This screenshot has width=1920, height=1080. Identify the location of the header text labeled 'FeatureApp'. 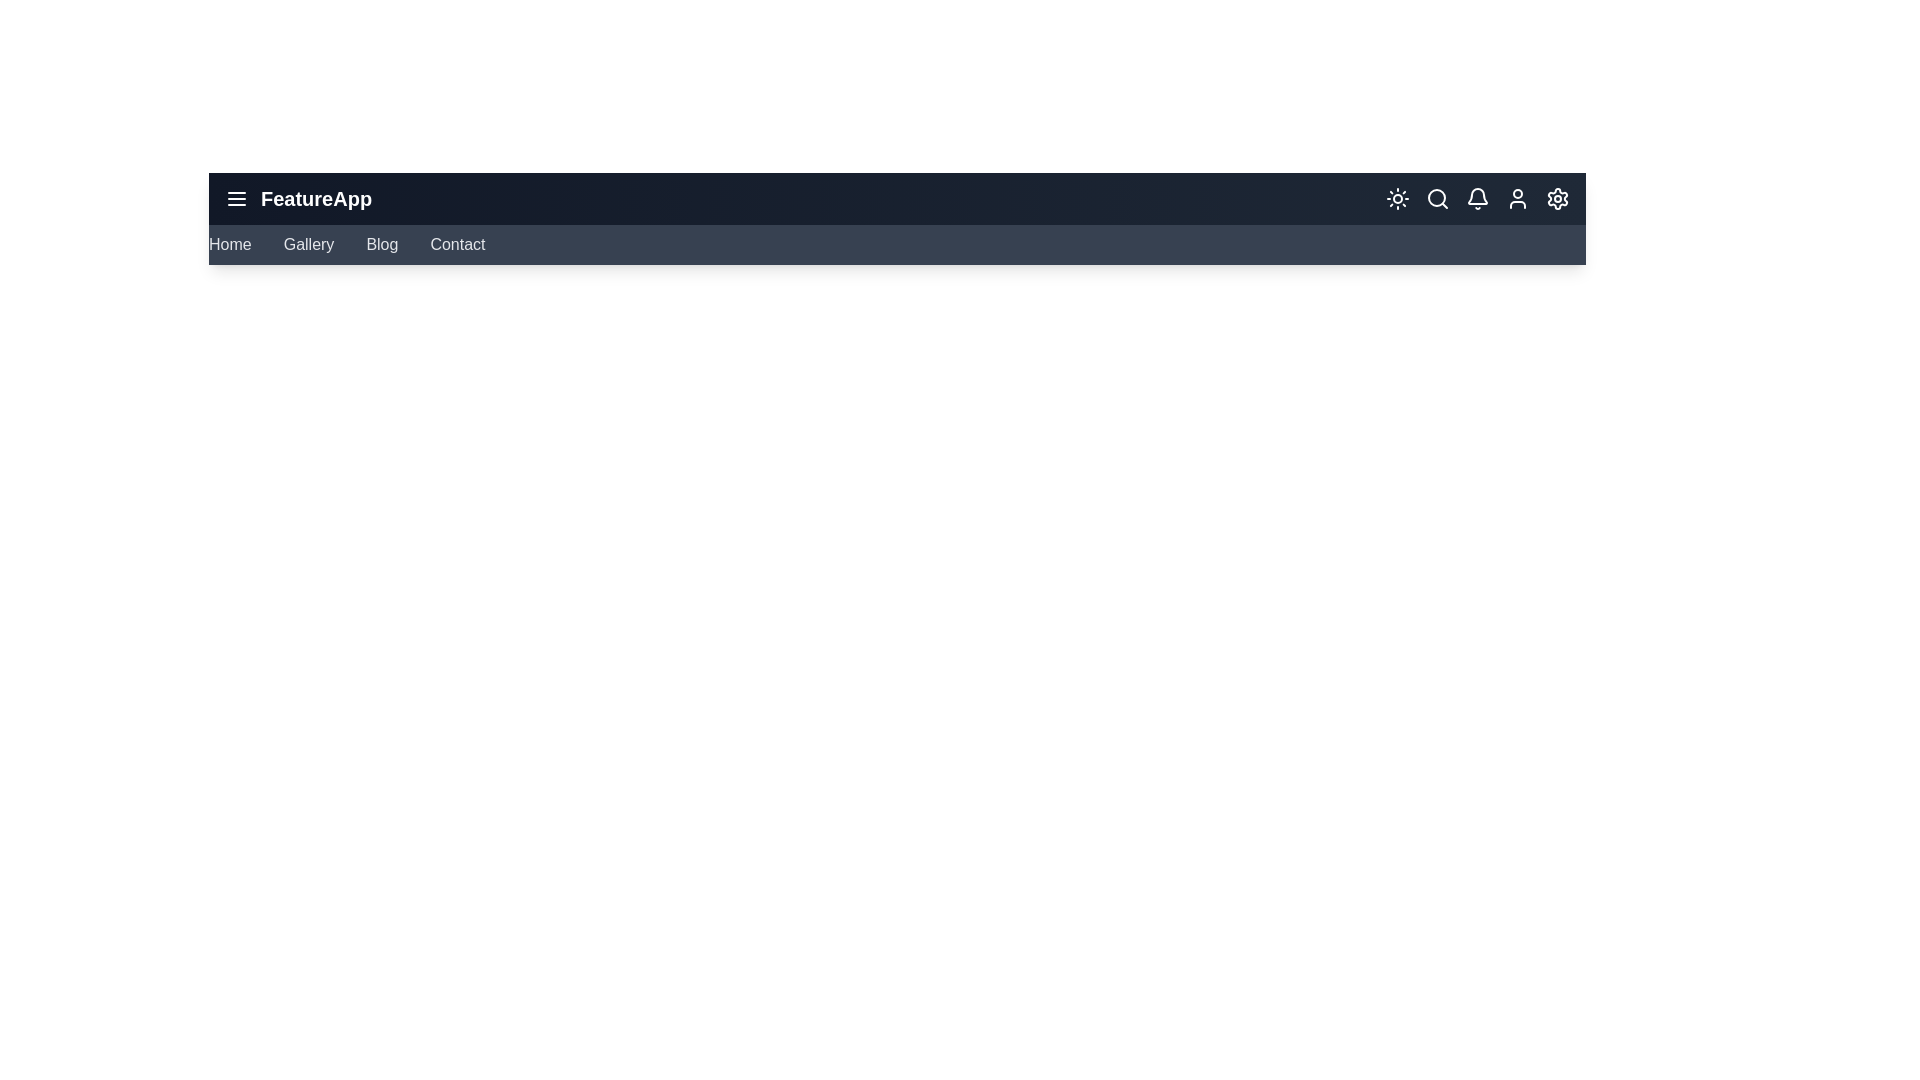
(315, 199).